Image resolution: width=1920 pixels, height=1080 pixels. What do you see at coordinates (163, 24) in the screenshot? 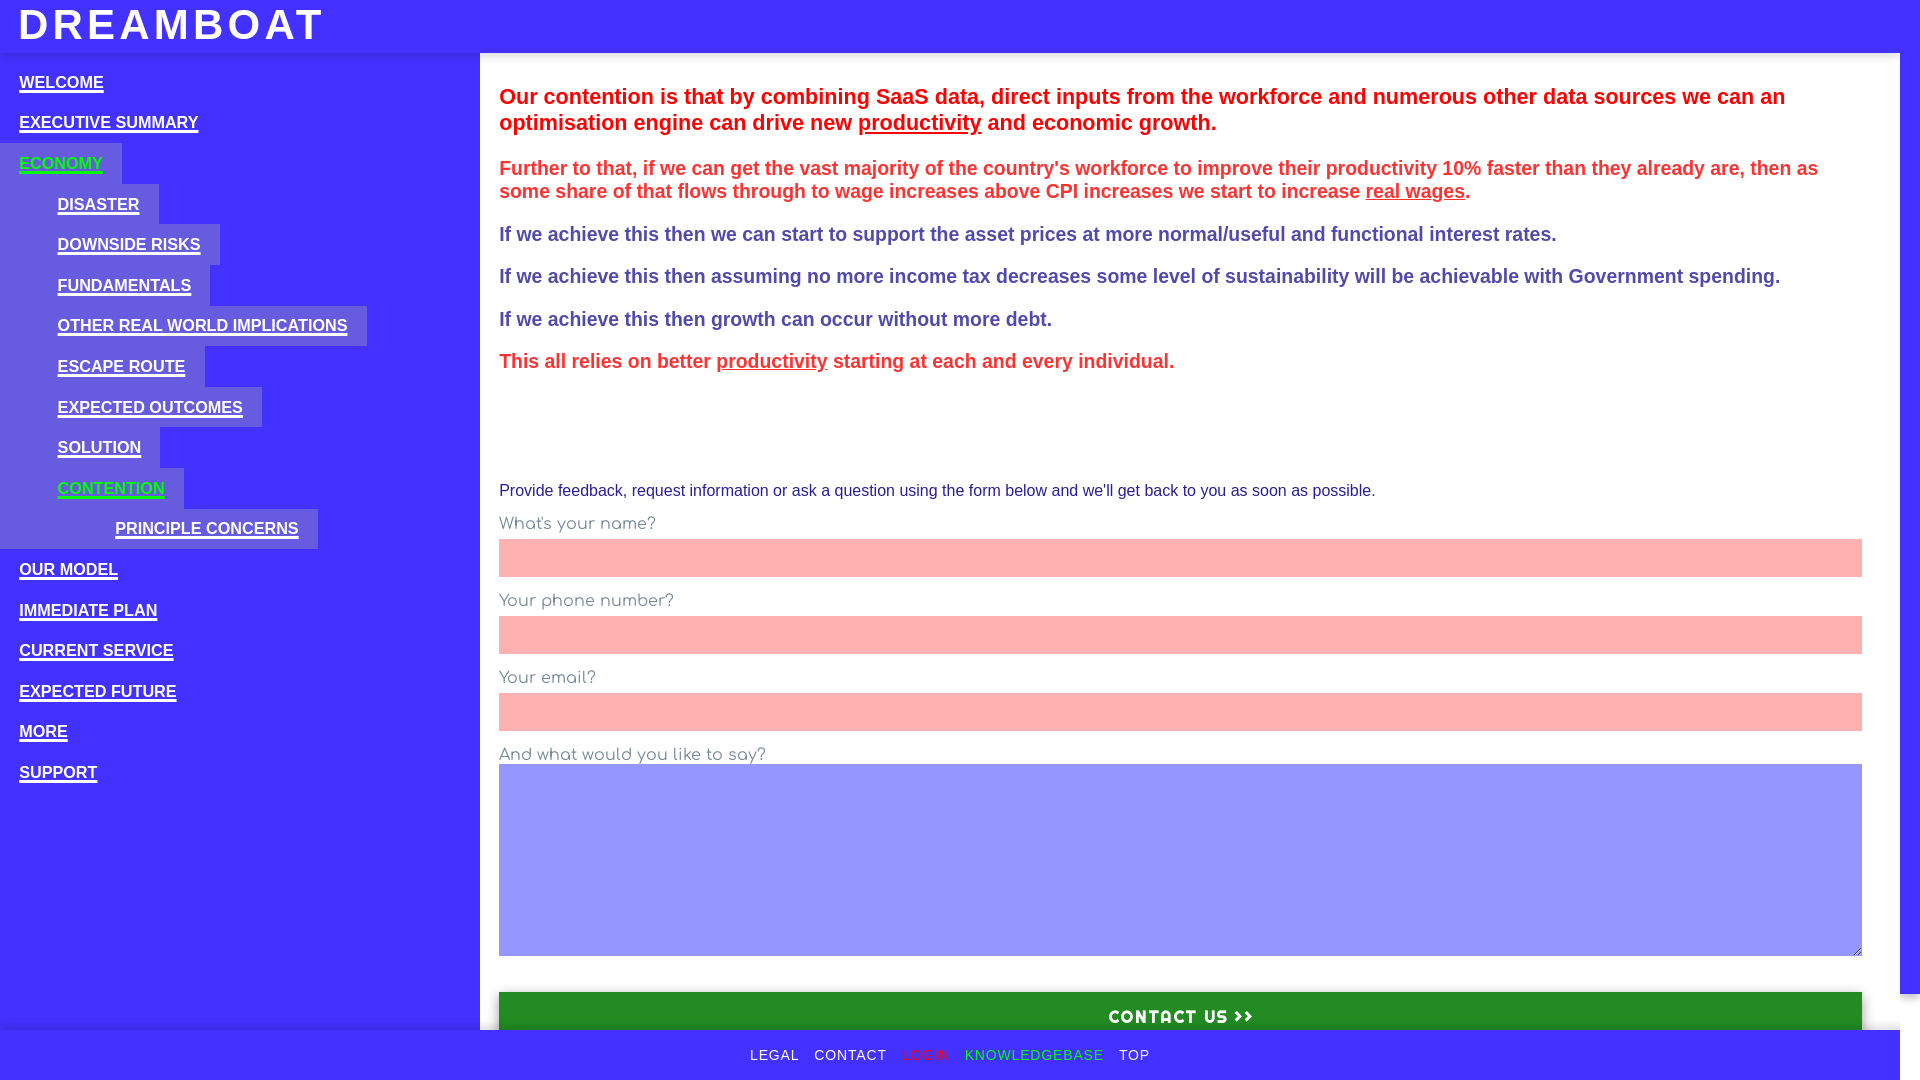
I see `'DREAMBOAT'` at bounding box center [163, 24].